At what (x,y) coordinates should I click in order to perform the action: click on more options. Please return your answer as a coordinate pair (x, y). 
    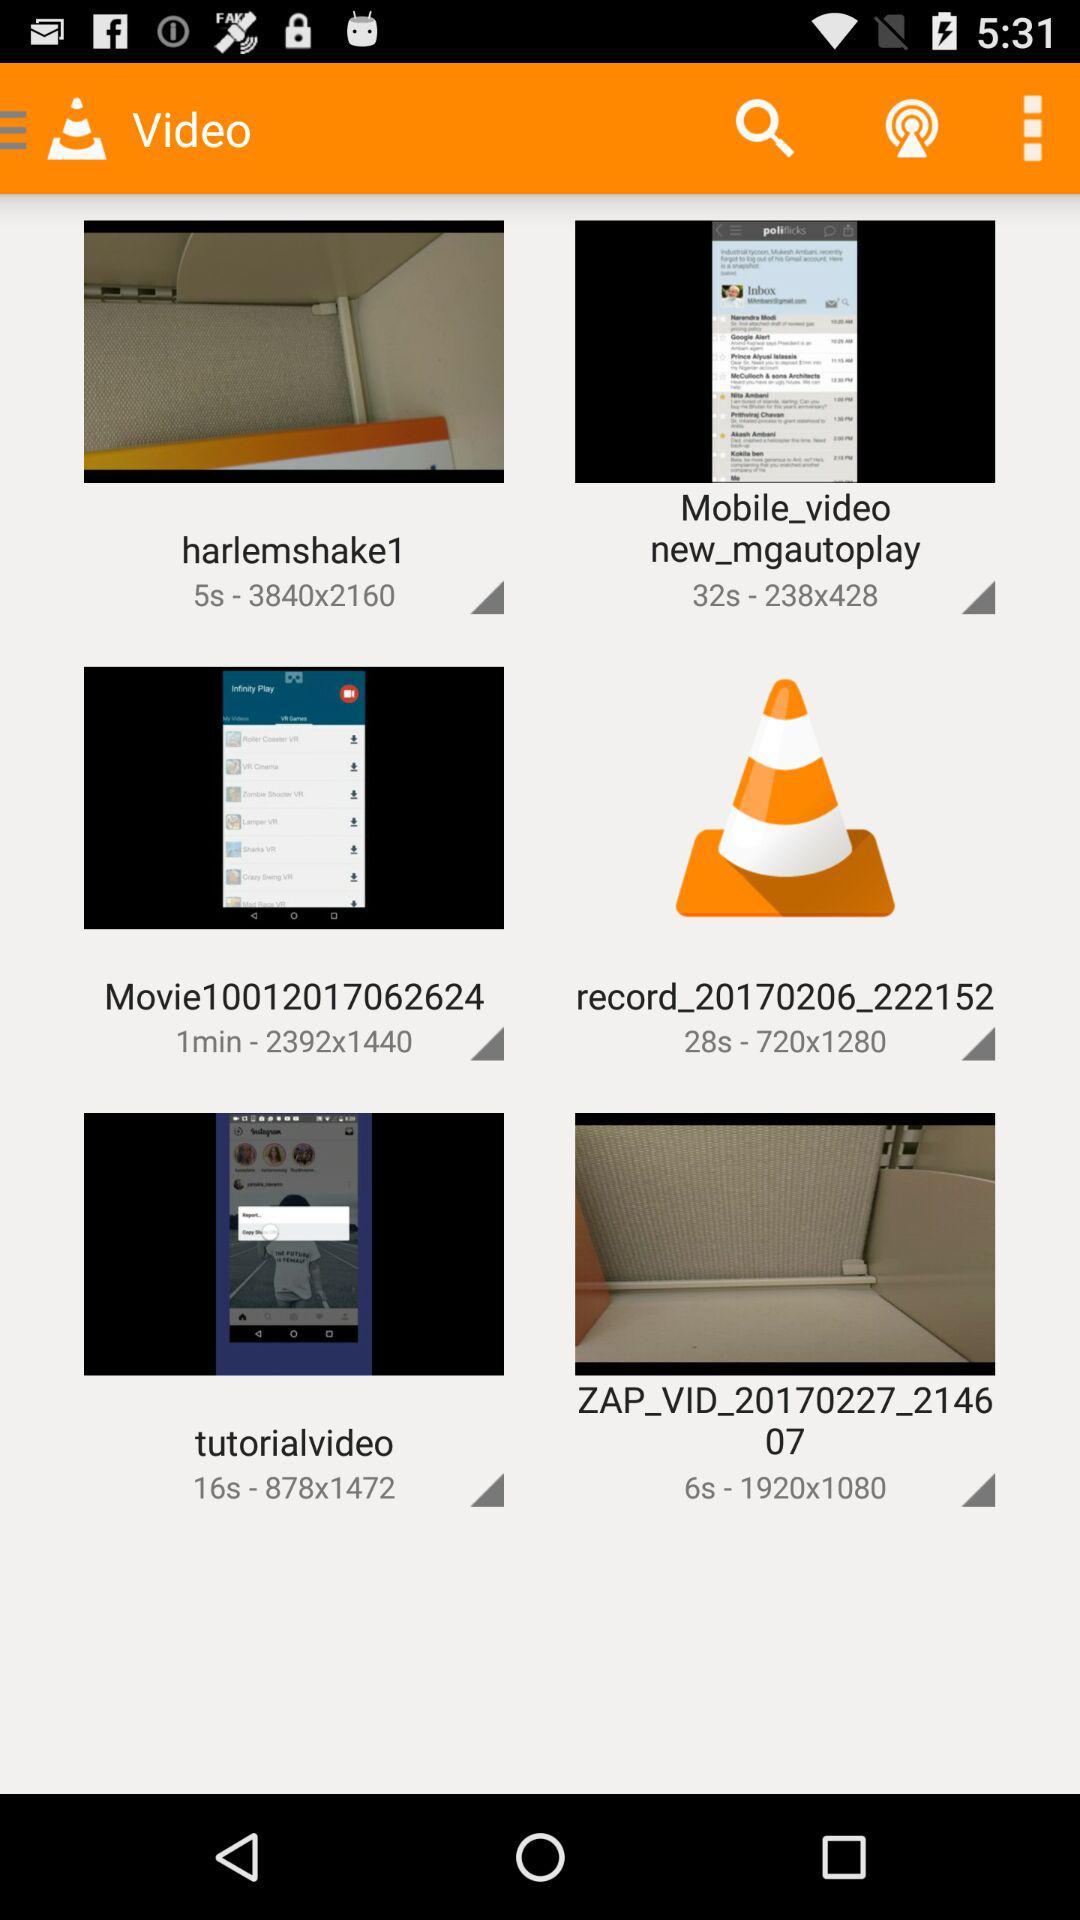
    Looking at the image, I should click on (1032, 127).